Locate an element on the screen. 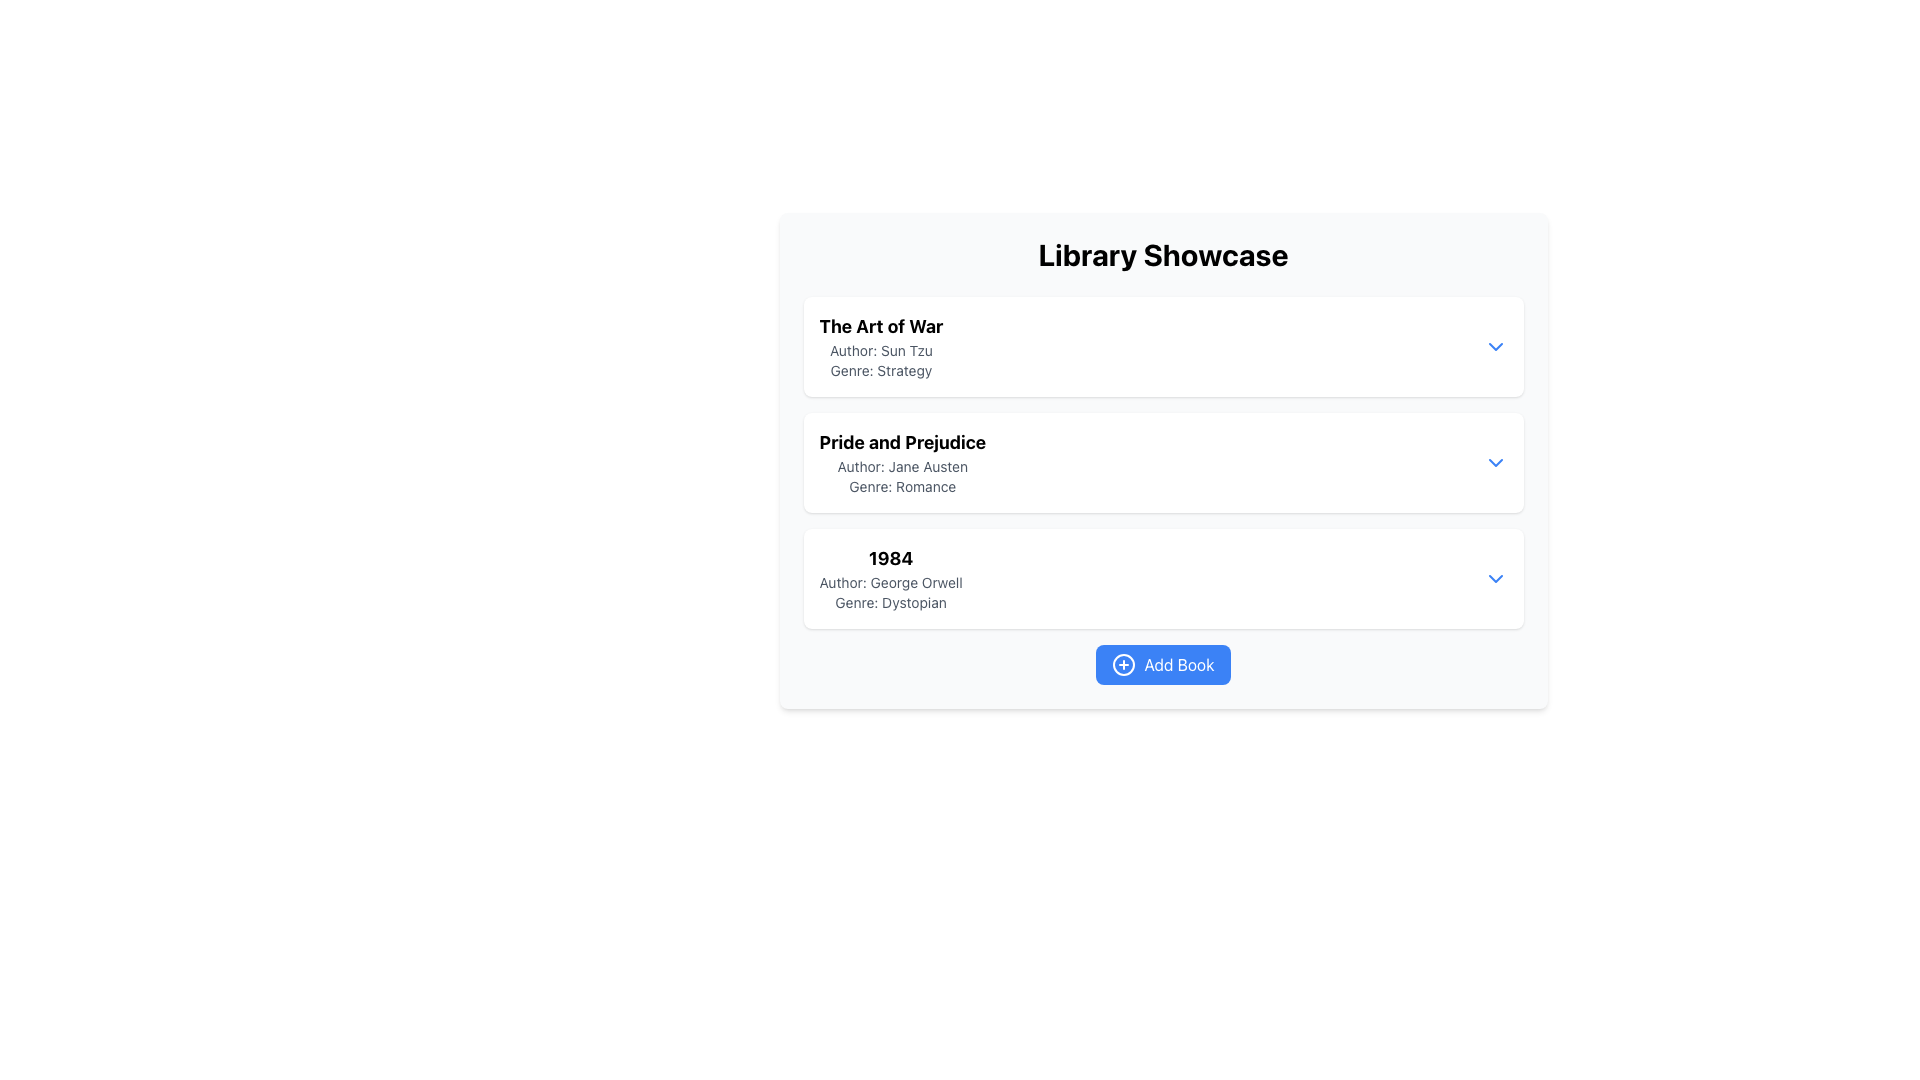 This screenshot has width=1920, height=1080. the downward-facing chevron icon button styled in blue, located at the far-right side of the information row for the book '1984', to trigger the hover color change is located at coordinates (1495, 578).